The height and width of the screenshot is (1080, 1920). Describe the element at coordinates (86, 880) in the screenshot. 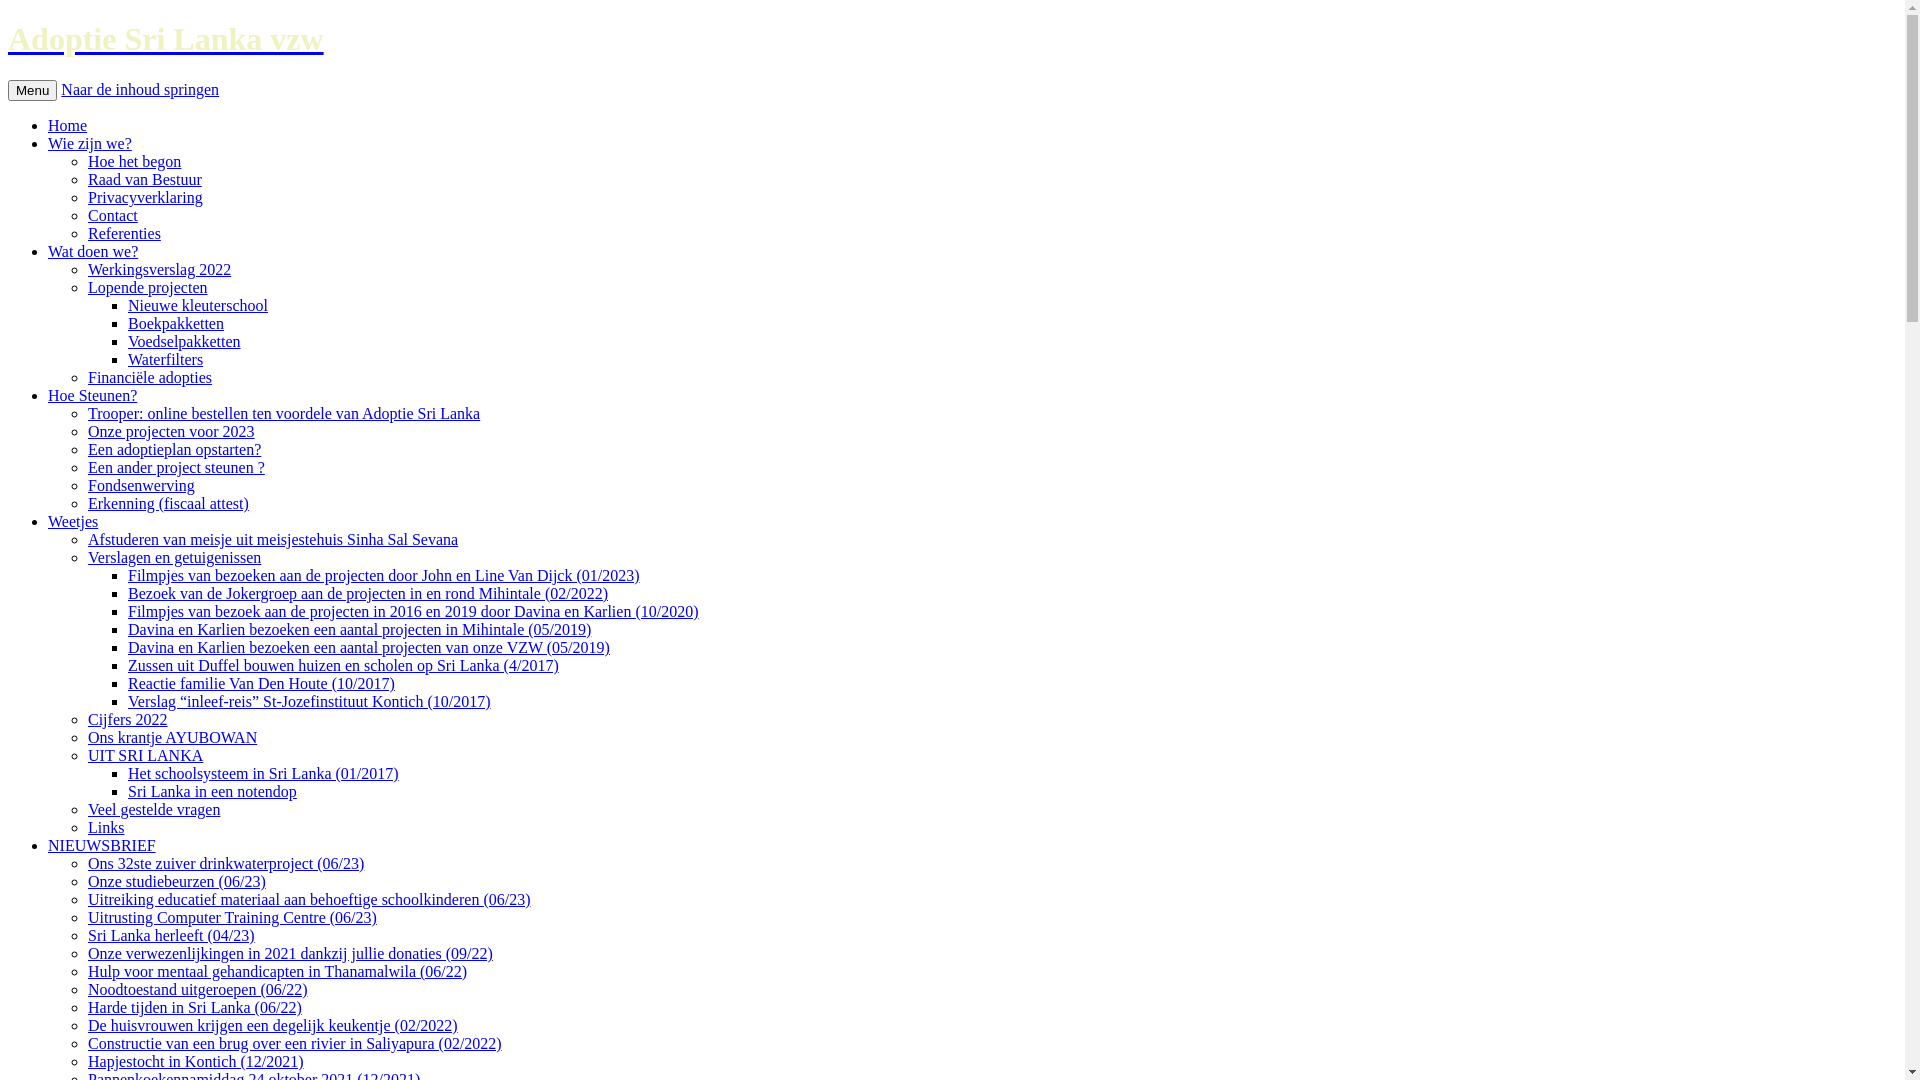

I see `'Onze studiebeurzen (06/23)'` at that location.